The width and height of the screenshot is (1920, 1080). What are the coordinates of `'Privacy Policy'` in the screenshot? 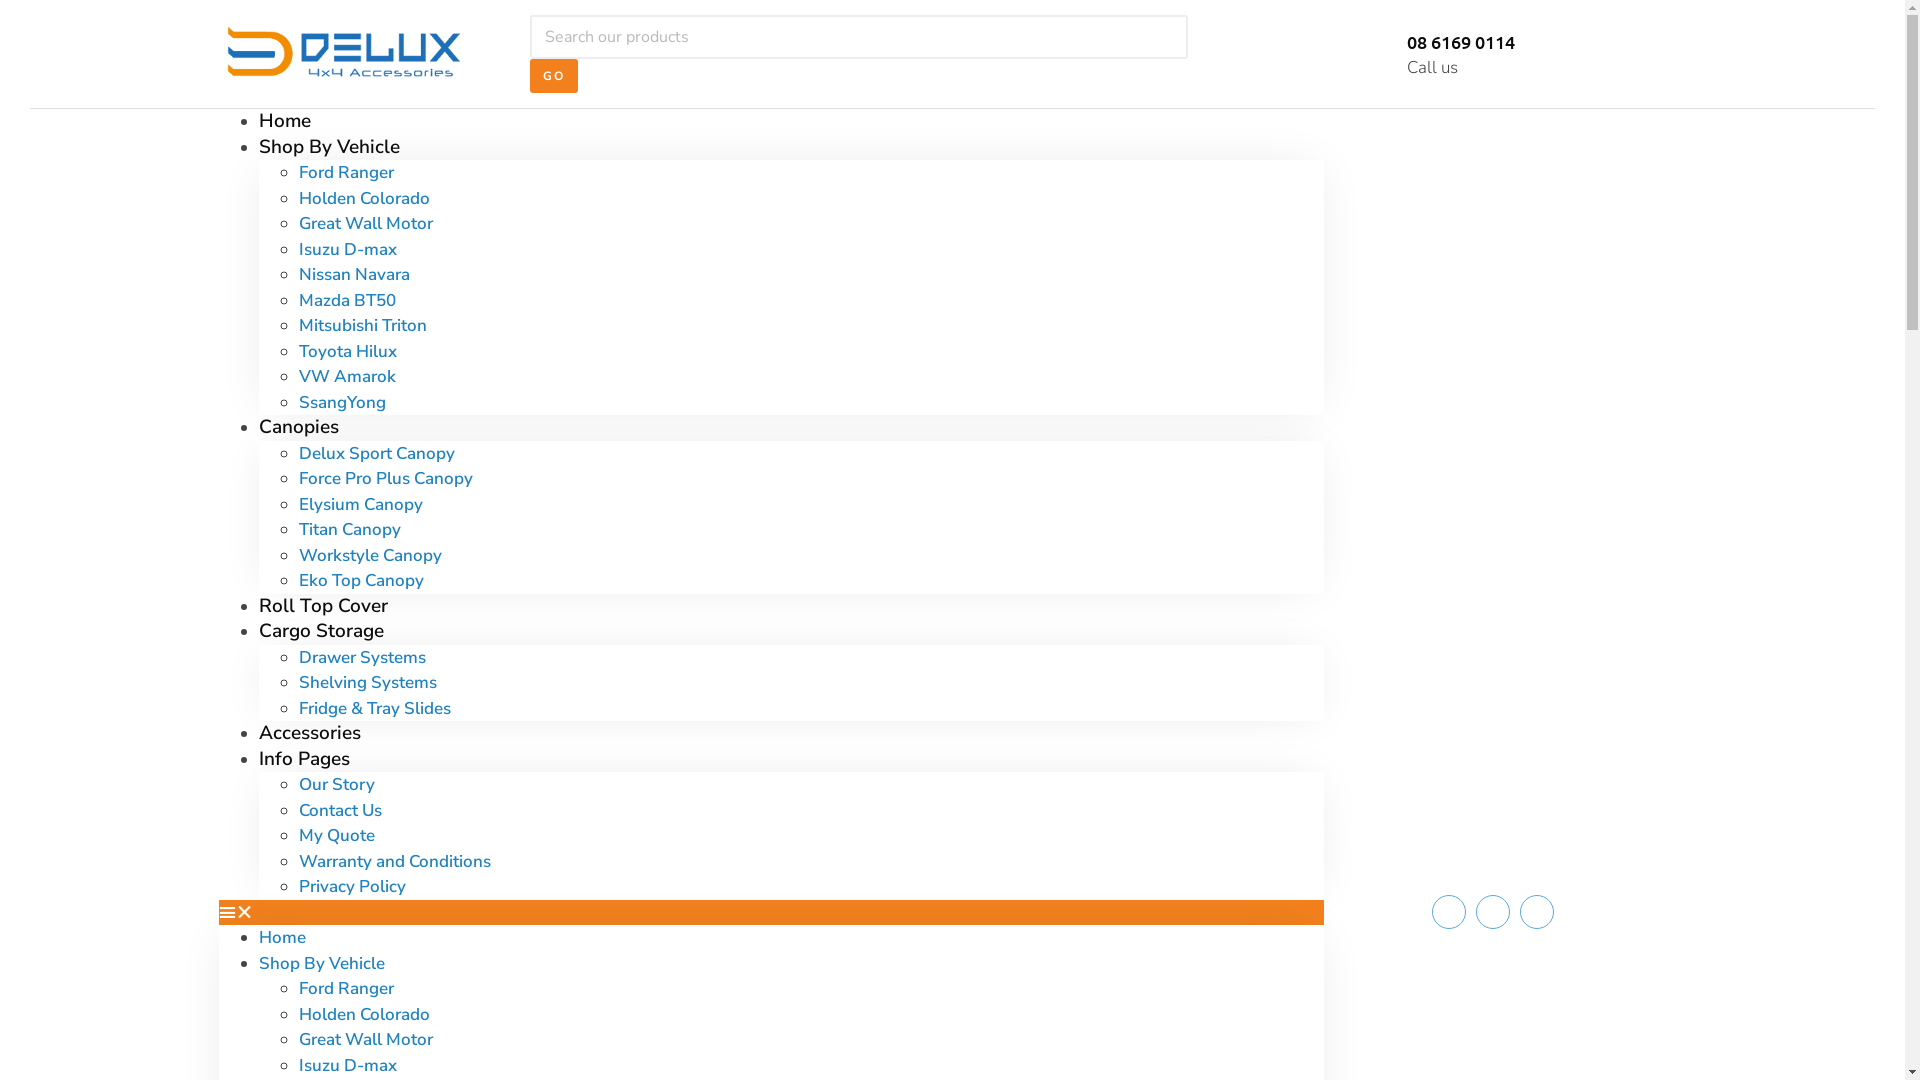 It's located at (351, 885).